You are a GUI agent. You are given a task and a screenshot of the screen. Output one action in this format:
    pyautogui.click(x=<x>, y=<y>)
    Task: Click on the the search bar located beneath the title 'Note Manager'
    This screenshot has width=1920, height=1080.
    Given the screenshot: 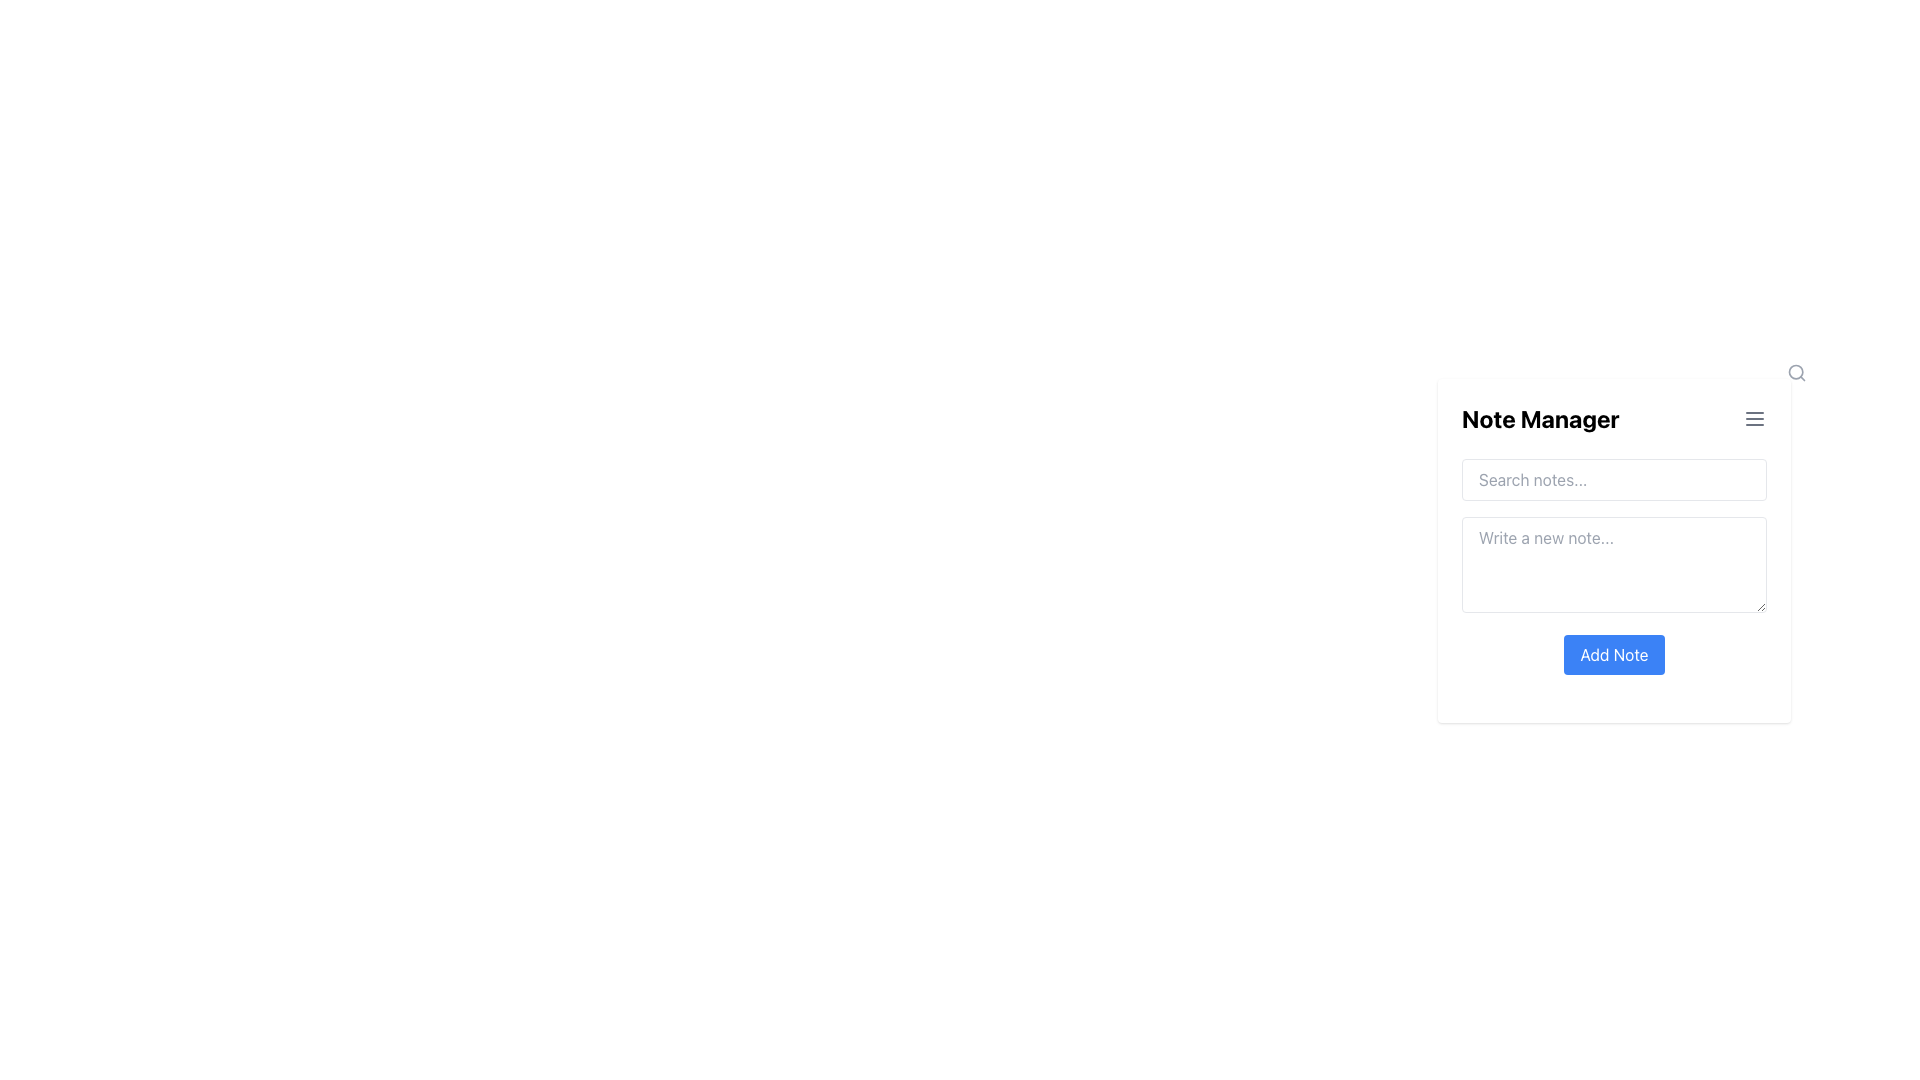 What is the action you would take?
    pyautogui.click(x=1614, y=479)
    